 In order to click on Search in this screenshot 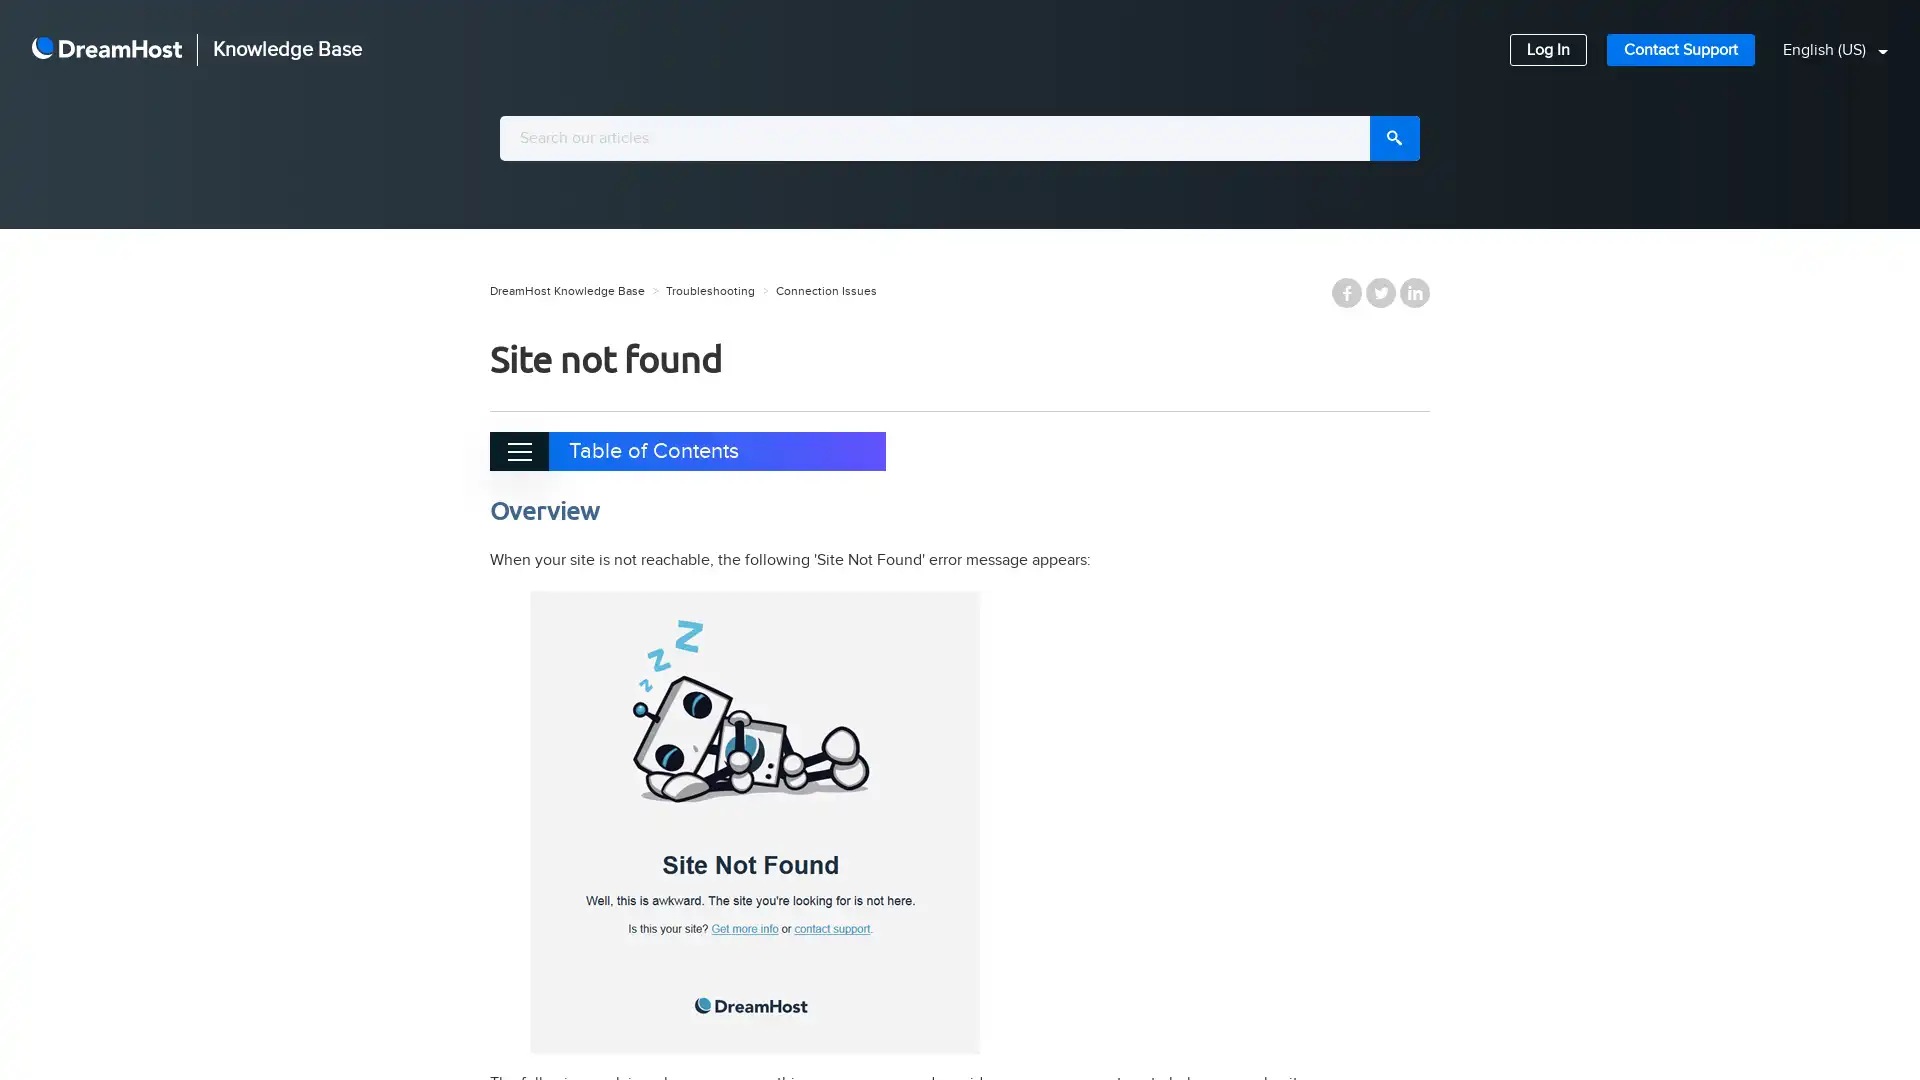, I will do `click(1394, 137)`.